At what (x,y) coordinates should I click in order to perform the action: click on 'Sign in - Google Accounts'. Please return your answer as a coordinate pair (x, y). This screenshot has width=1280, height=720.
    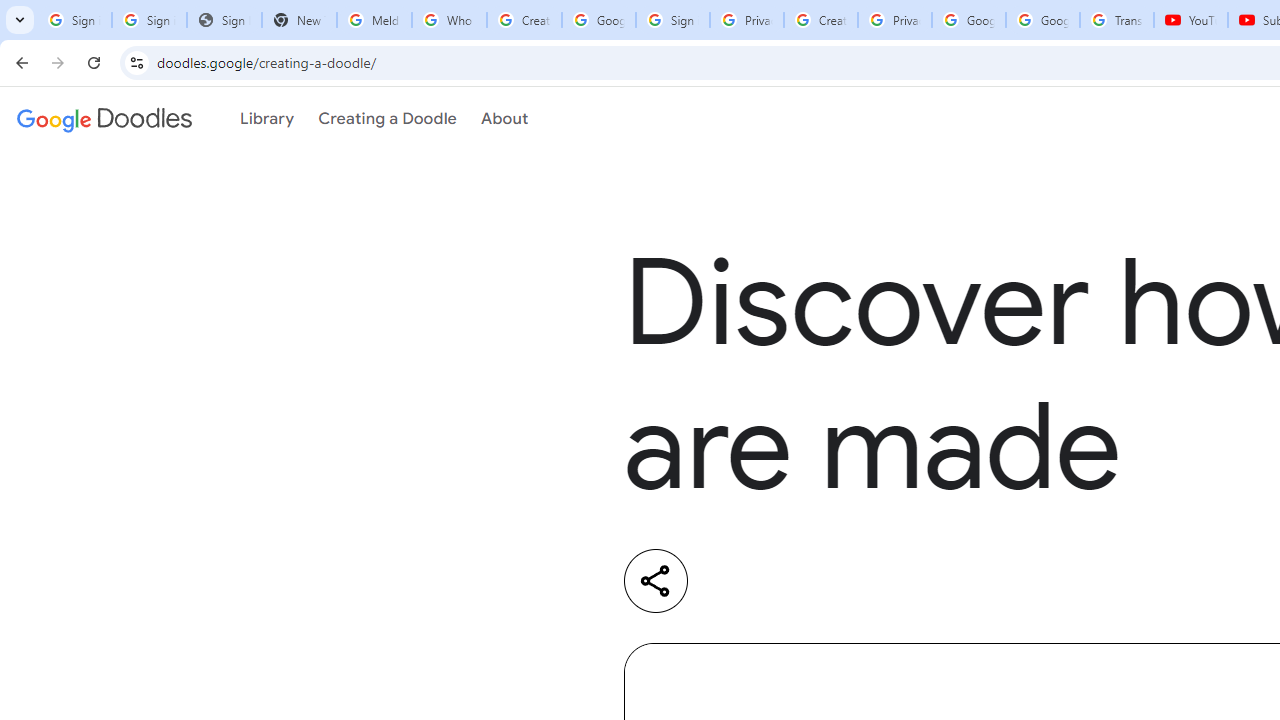
    Looking at the image, I should click on (673, 20).